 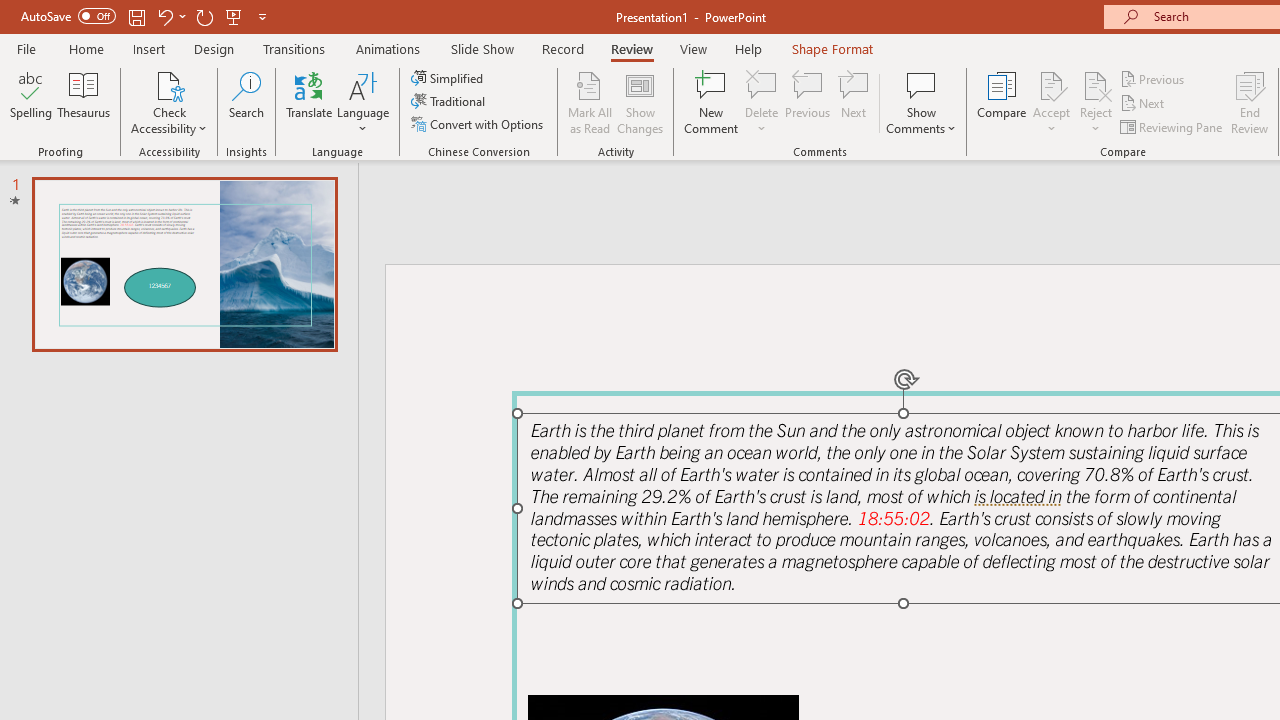 What do you see at coordinates (1248, 103) in the screenshot?
I see `'End Review'` at bounding box center [1248, 103].